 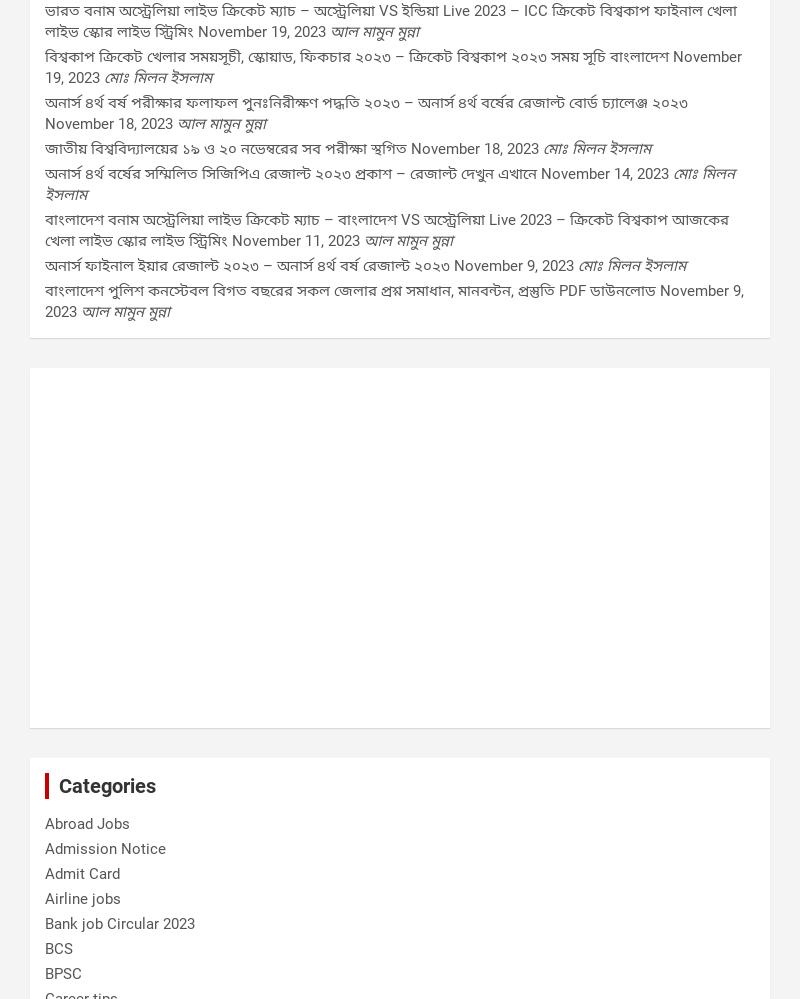 What do you see at coordinates (350, 289) in the screenshot?
I see `'বাংলাদেশ পুলিশ কনস্টেবল বিগত বছরের সকল জেলার প্রশ্ন সমাধান, মানবন্টন, প্রস্তুতি PDF ডাউনলোড'` at bounding box center [350, 289].